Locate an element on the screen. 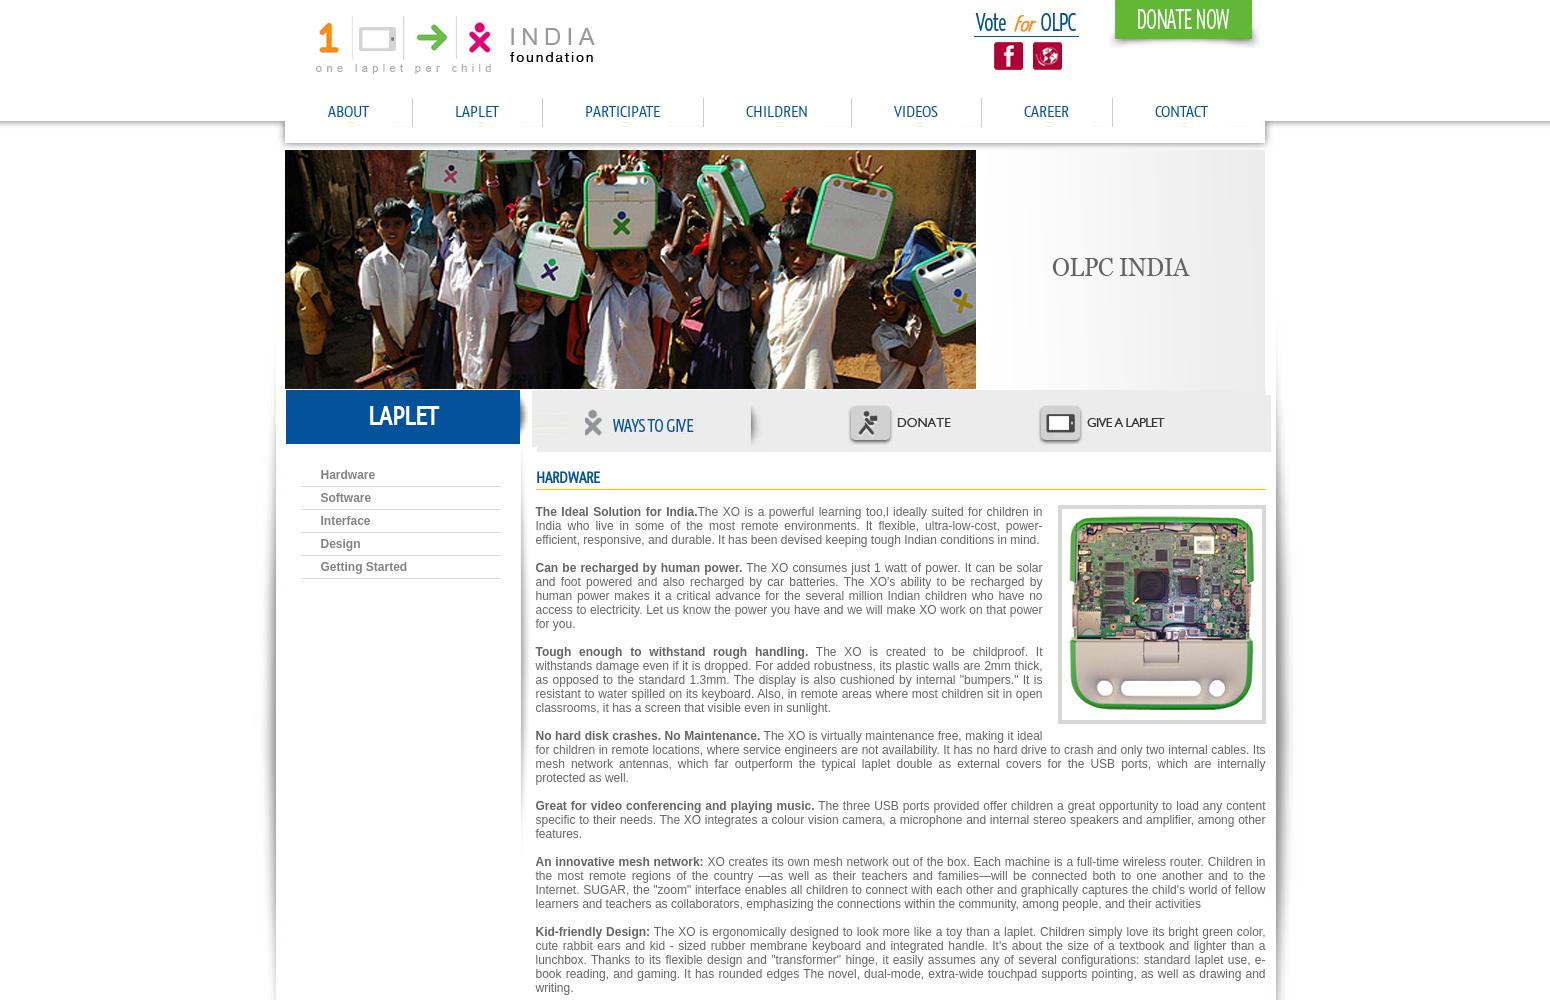 Image resolution: width=1550 pixels, height=1000 pixels. 'Can be recharged by human power.' is located at coordinates (637, 567).